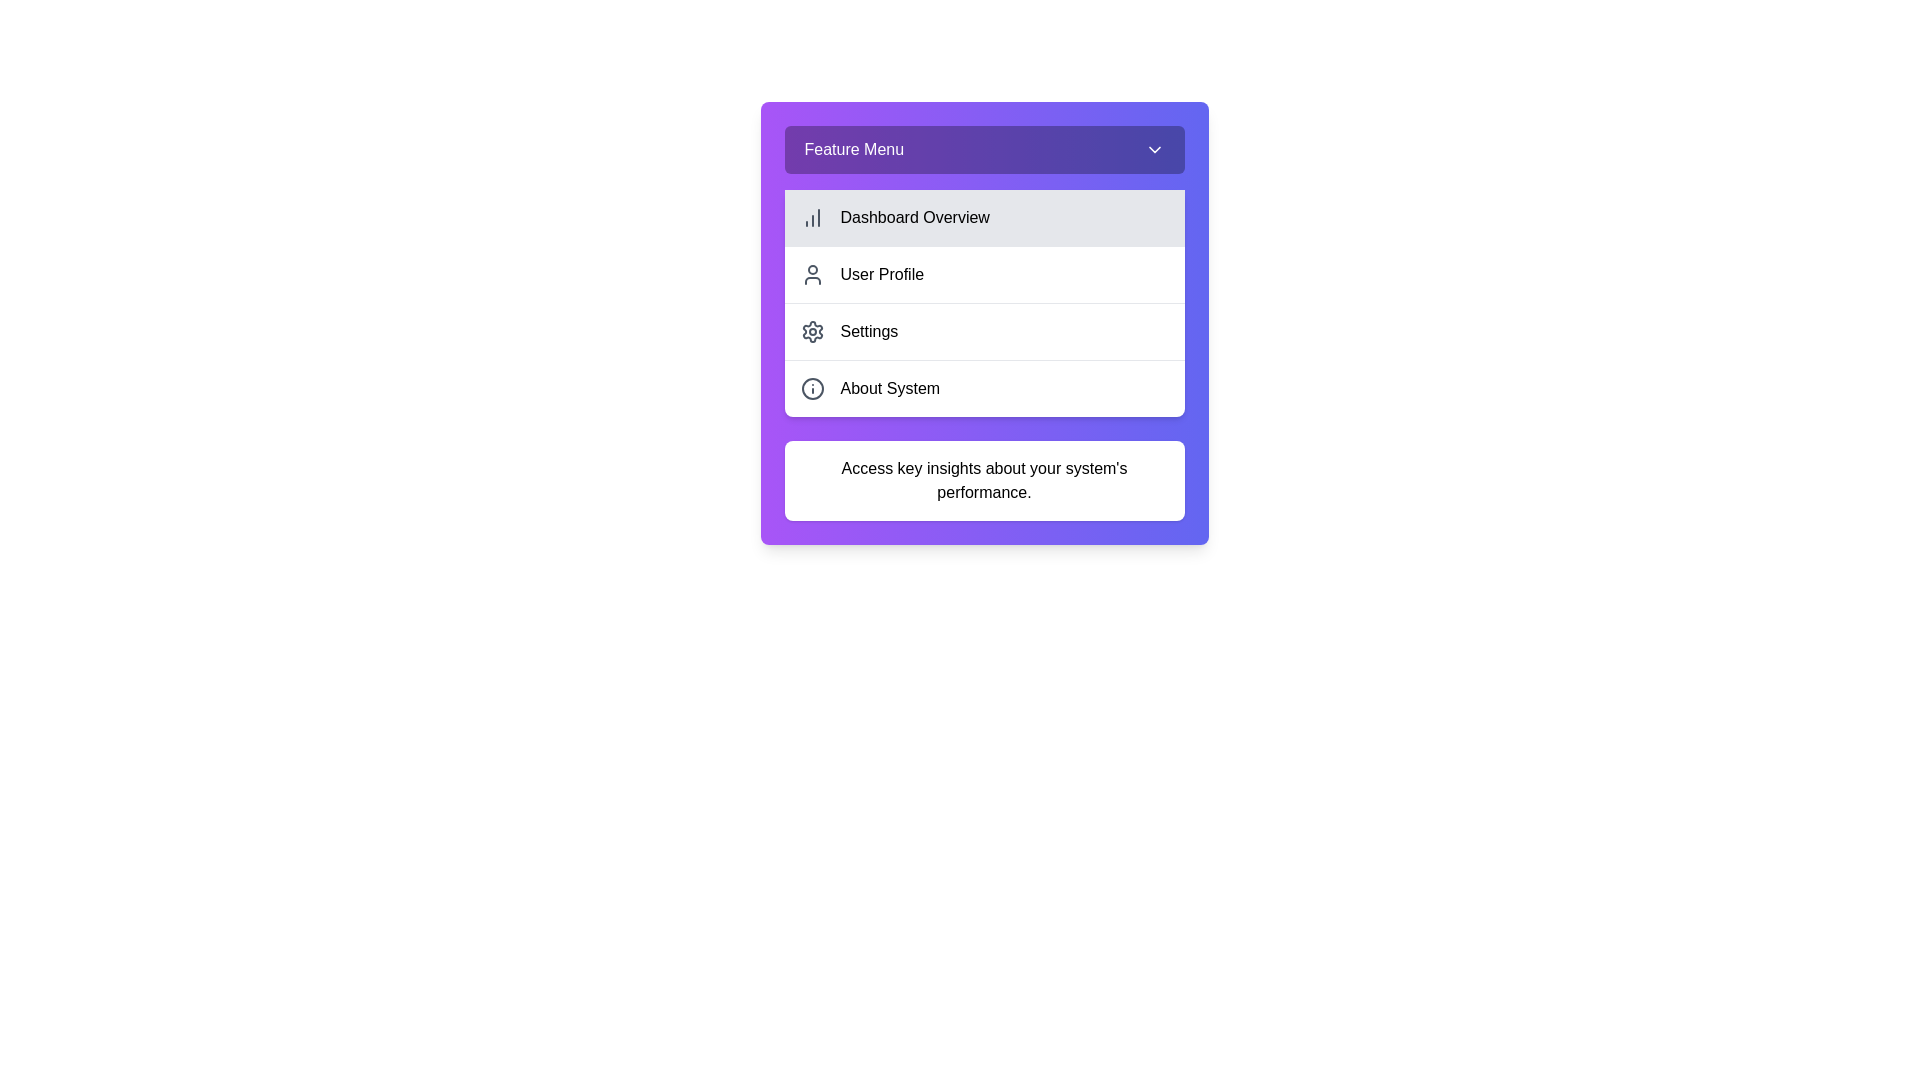 This screenshot has height=1080, width=1920. I want to click on the 'About System' menu item, which is the fourth item in the vertical menu list below 'Settings', so click(984, 388).